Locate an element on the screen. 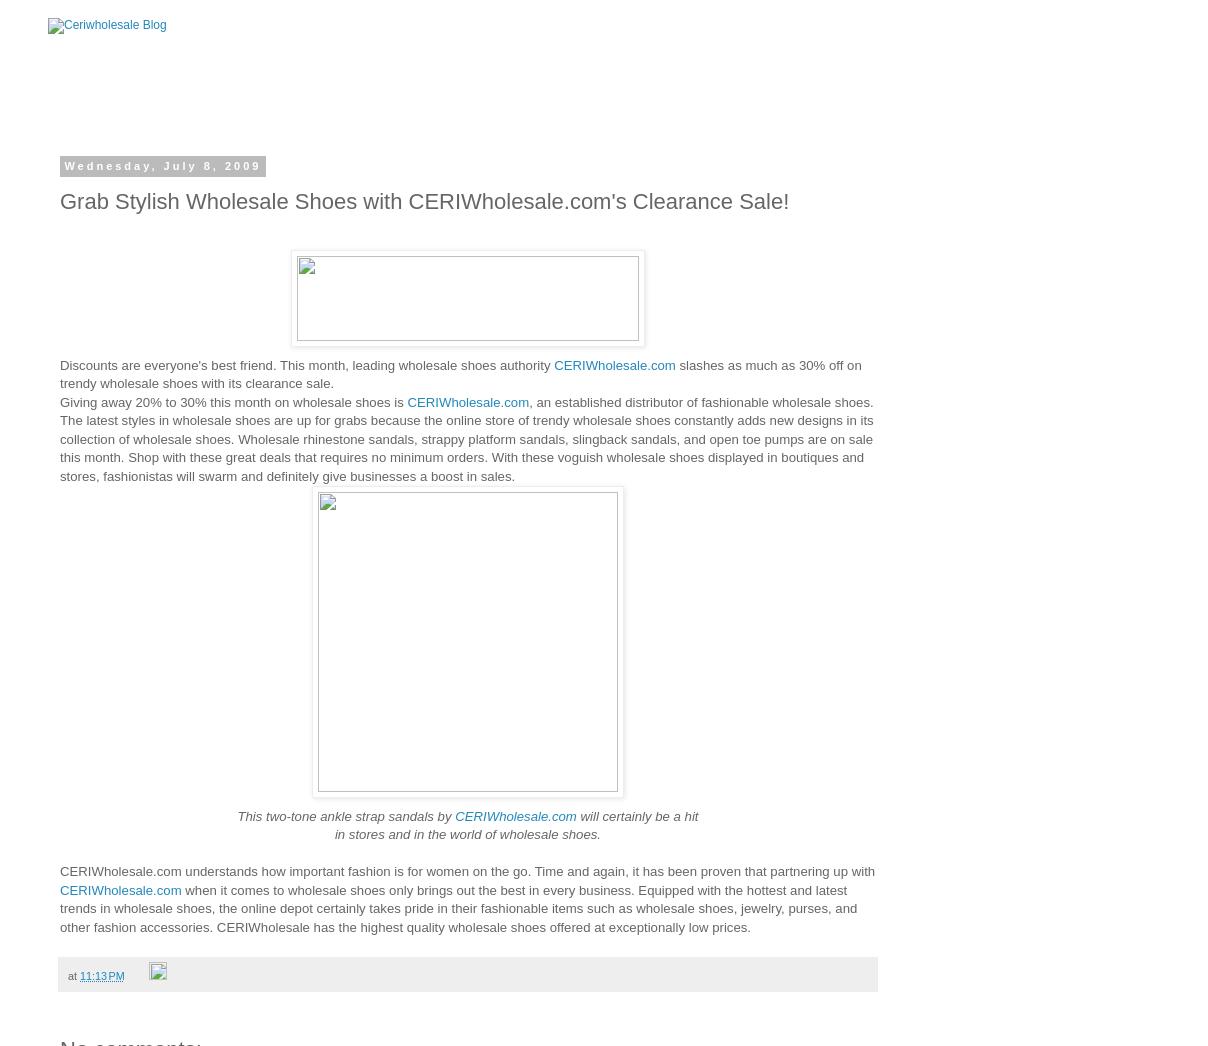  'slashes as much as 30% off on trendy wholesale shoes with its clearance sale.' is located at coordinates (460, 374).